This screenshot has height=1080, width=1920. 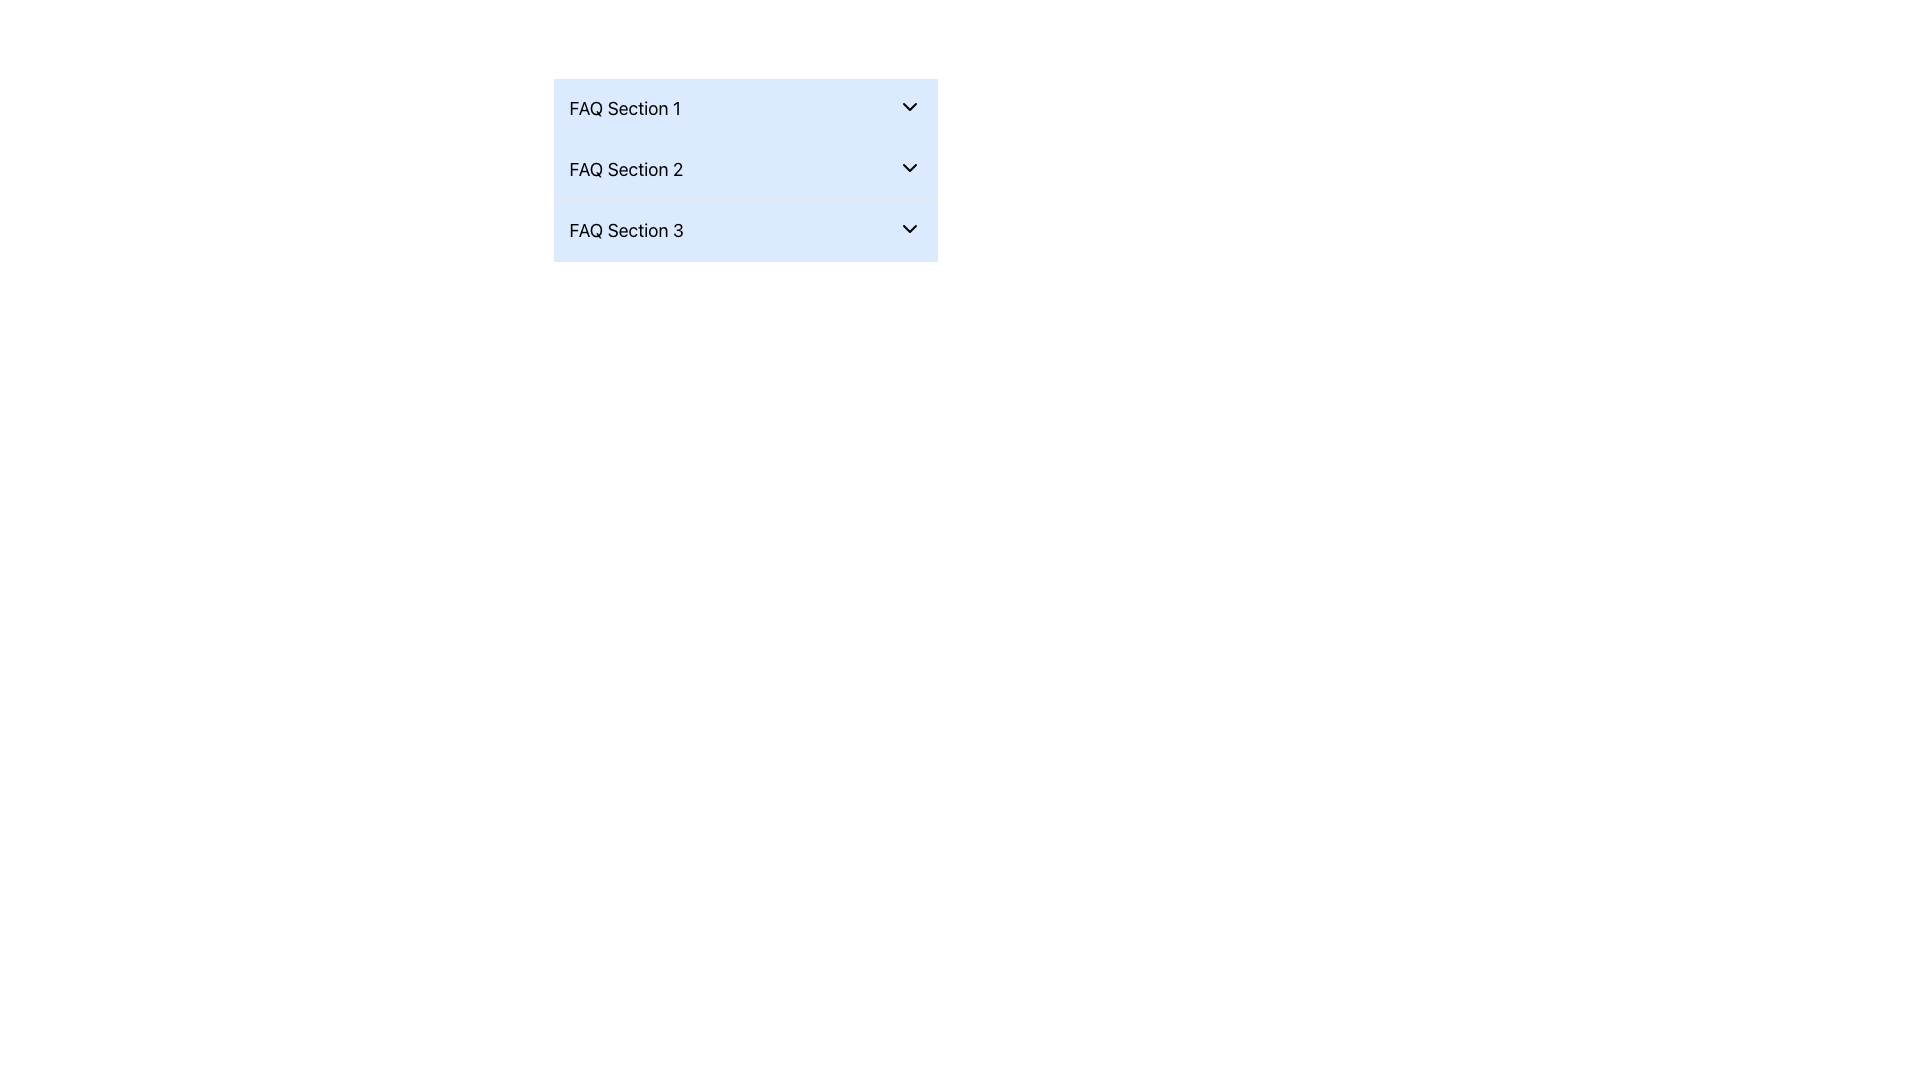 What do you see at coordinates (908, 107) in the screenshot?
I see `the chevron down icon button located in the 'FAQ Section 1'` at bounding box center [908, 107].